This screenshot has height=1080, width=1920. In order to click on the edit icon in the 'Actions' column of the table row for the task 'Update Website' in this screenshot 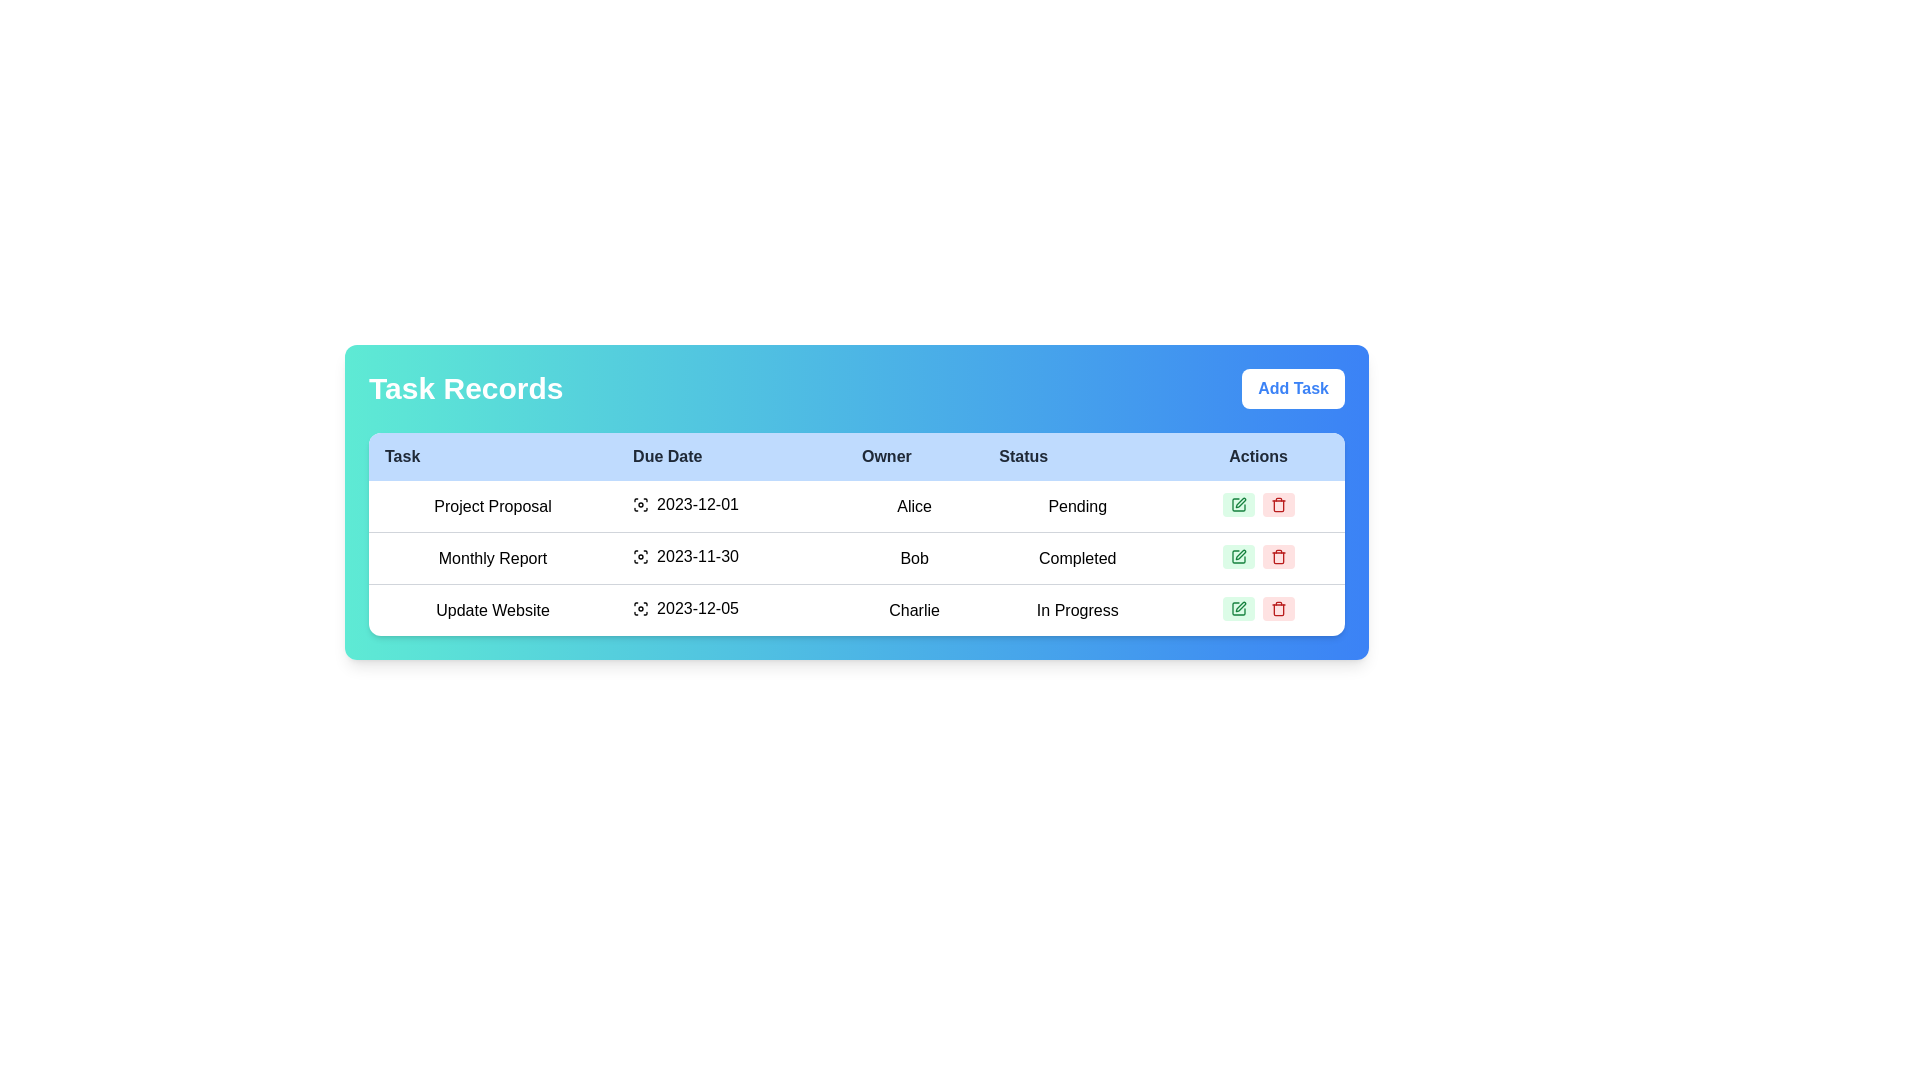, I will do `click(1237, 556)`.